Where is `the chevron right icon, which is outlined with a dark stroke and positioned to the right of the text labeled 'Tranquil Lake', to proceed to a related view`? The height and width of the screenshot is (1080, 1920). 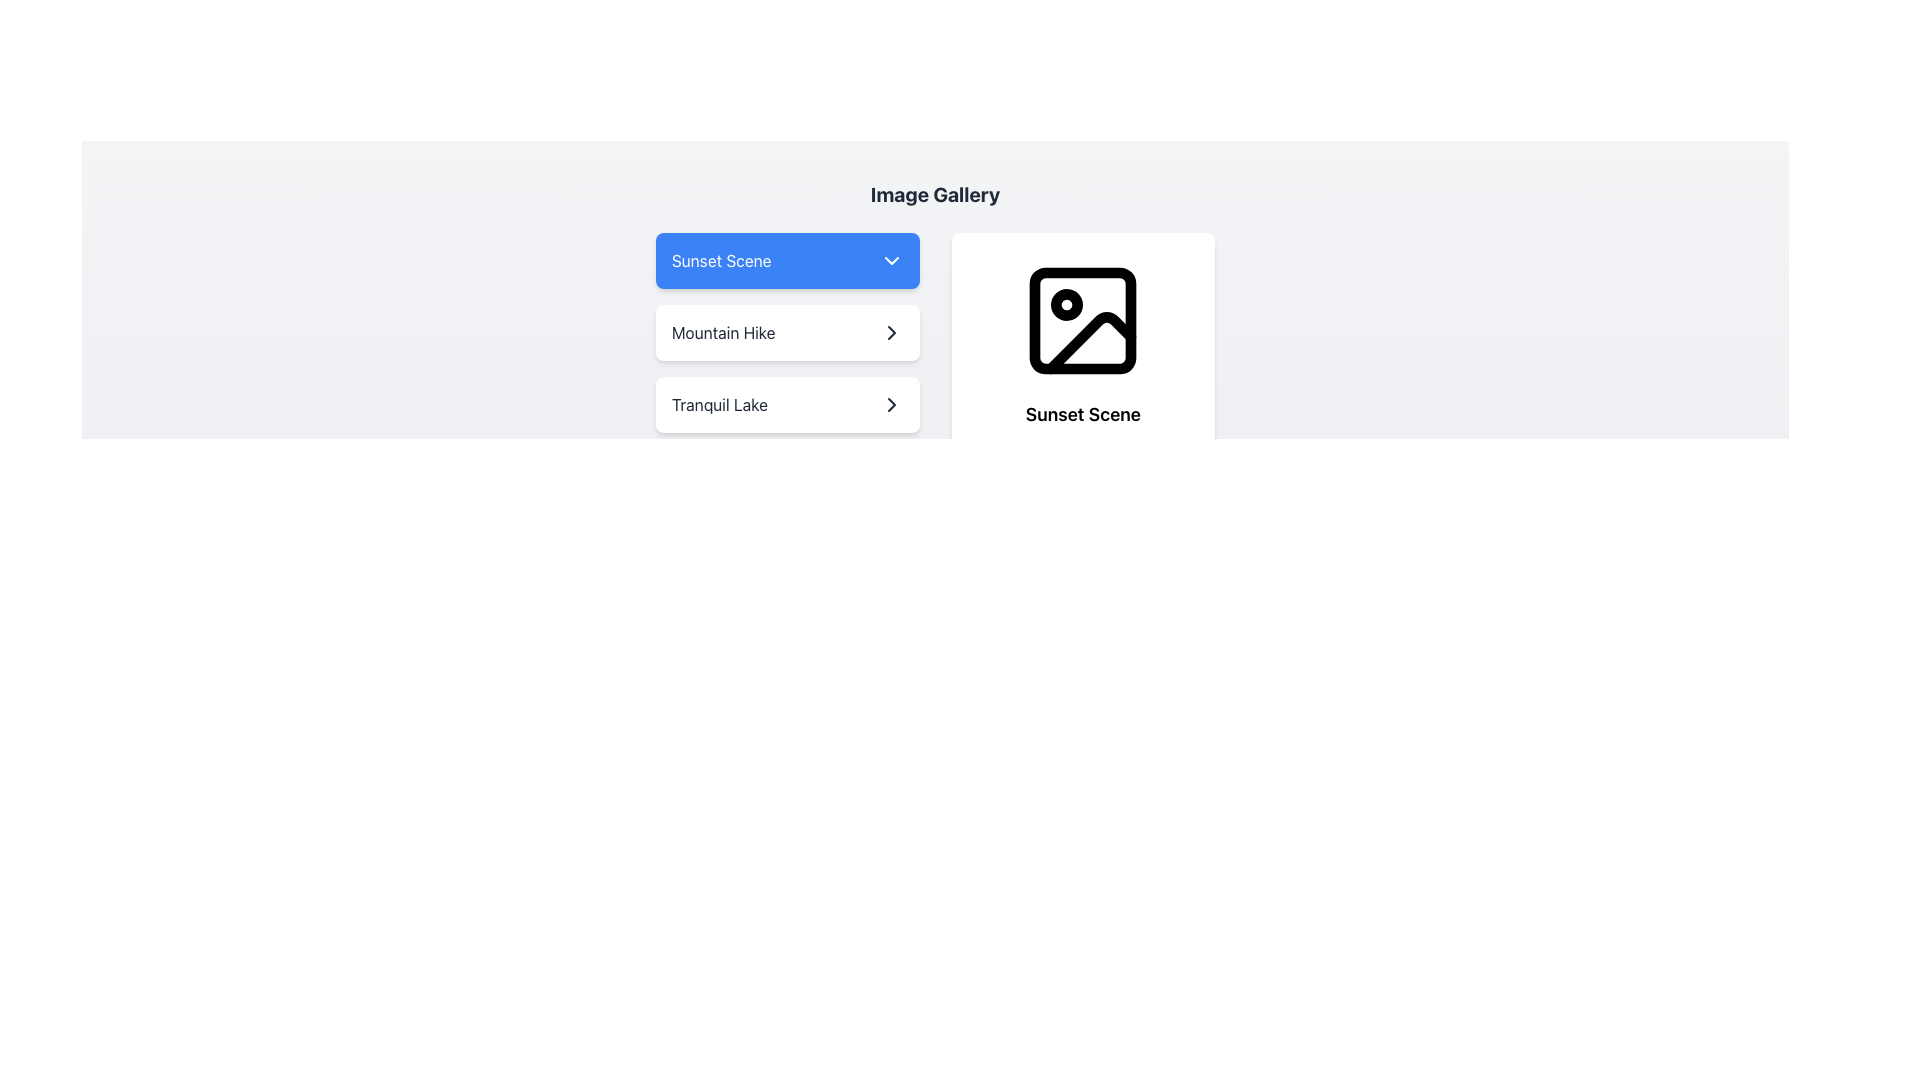 the chevron right icon, which is outlined with a dark stroke and positioned to the right of the text labeled 'Tranquil Lake', to proceed to a related view is located at coordinates (890, 331).